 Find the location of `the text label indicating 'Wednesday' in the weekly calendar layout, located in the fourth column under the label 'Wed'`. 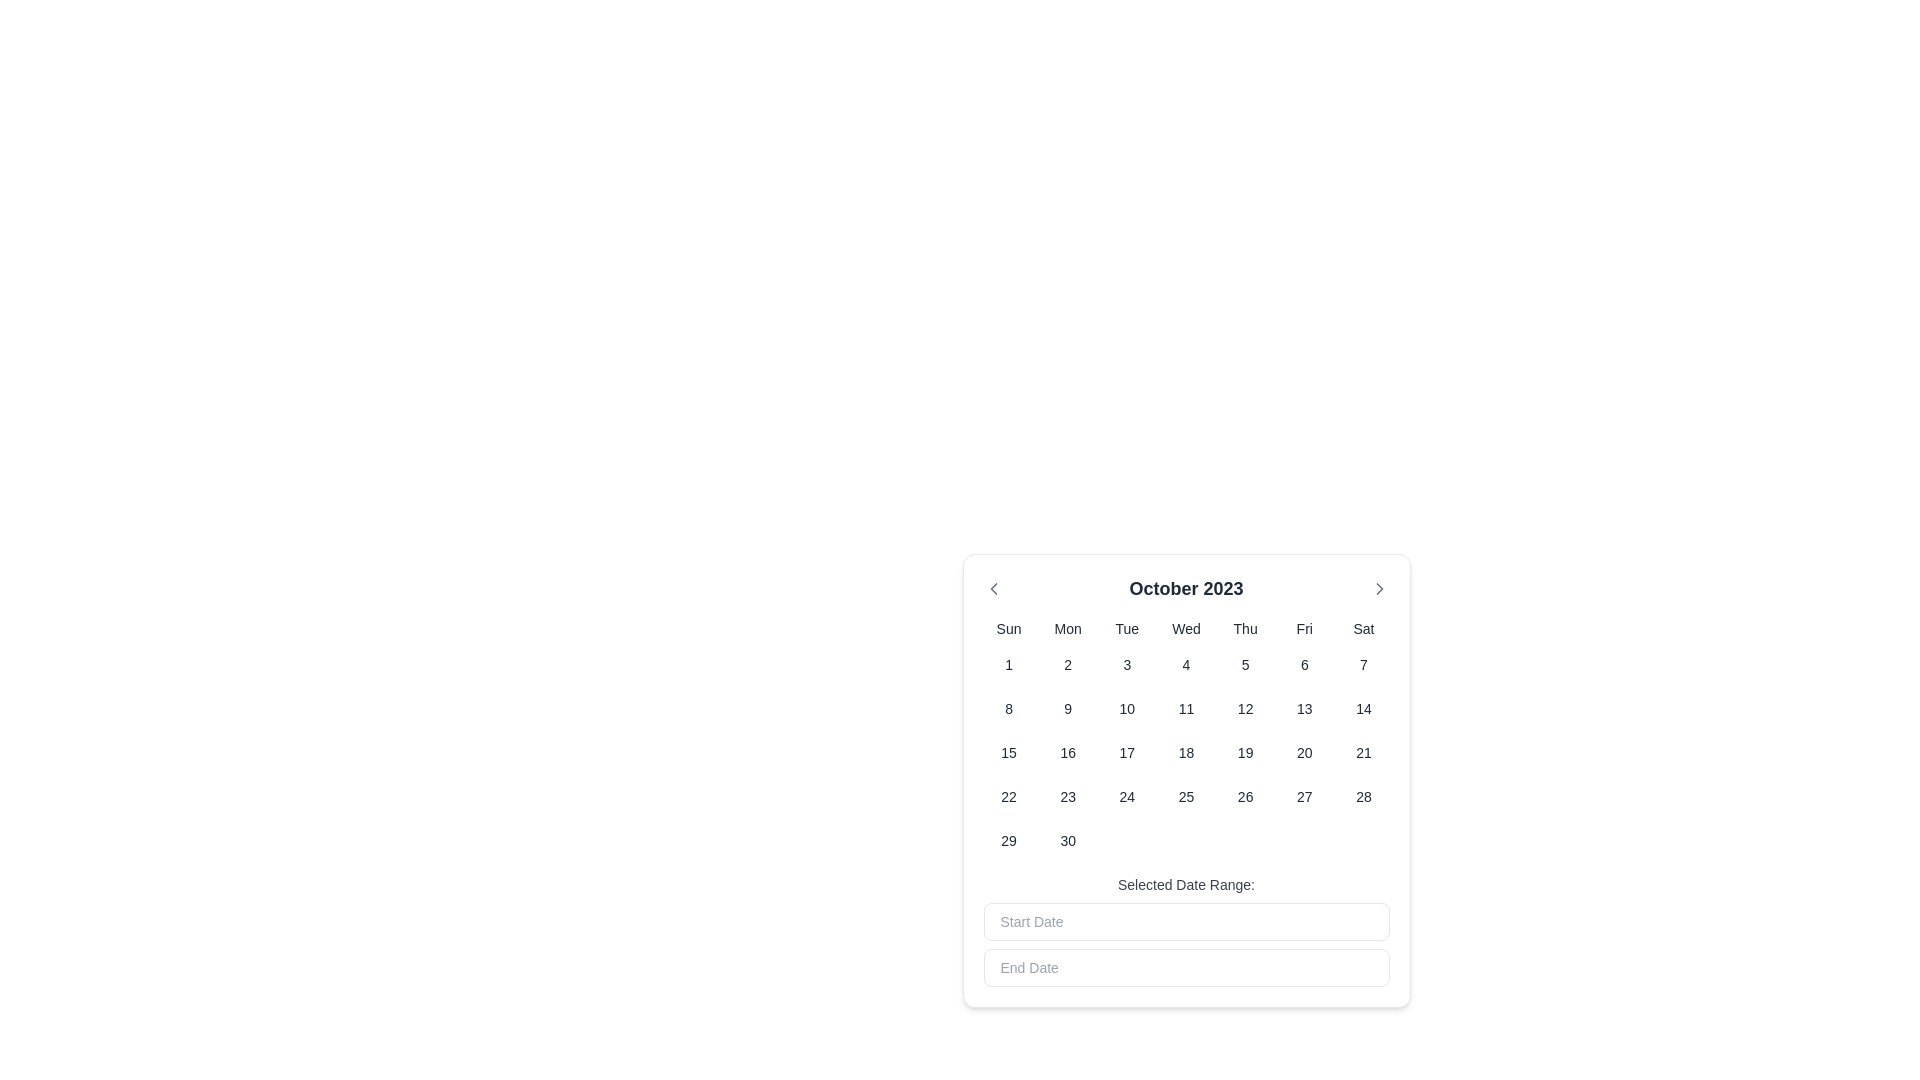

the text label indicating 'Wednesday' in the weekly calendar layout, located in the fourth column under the label 'Wed' is located at coordinates (1186, 627).